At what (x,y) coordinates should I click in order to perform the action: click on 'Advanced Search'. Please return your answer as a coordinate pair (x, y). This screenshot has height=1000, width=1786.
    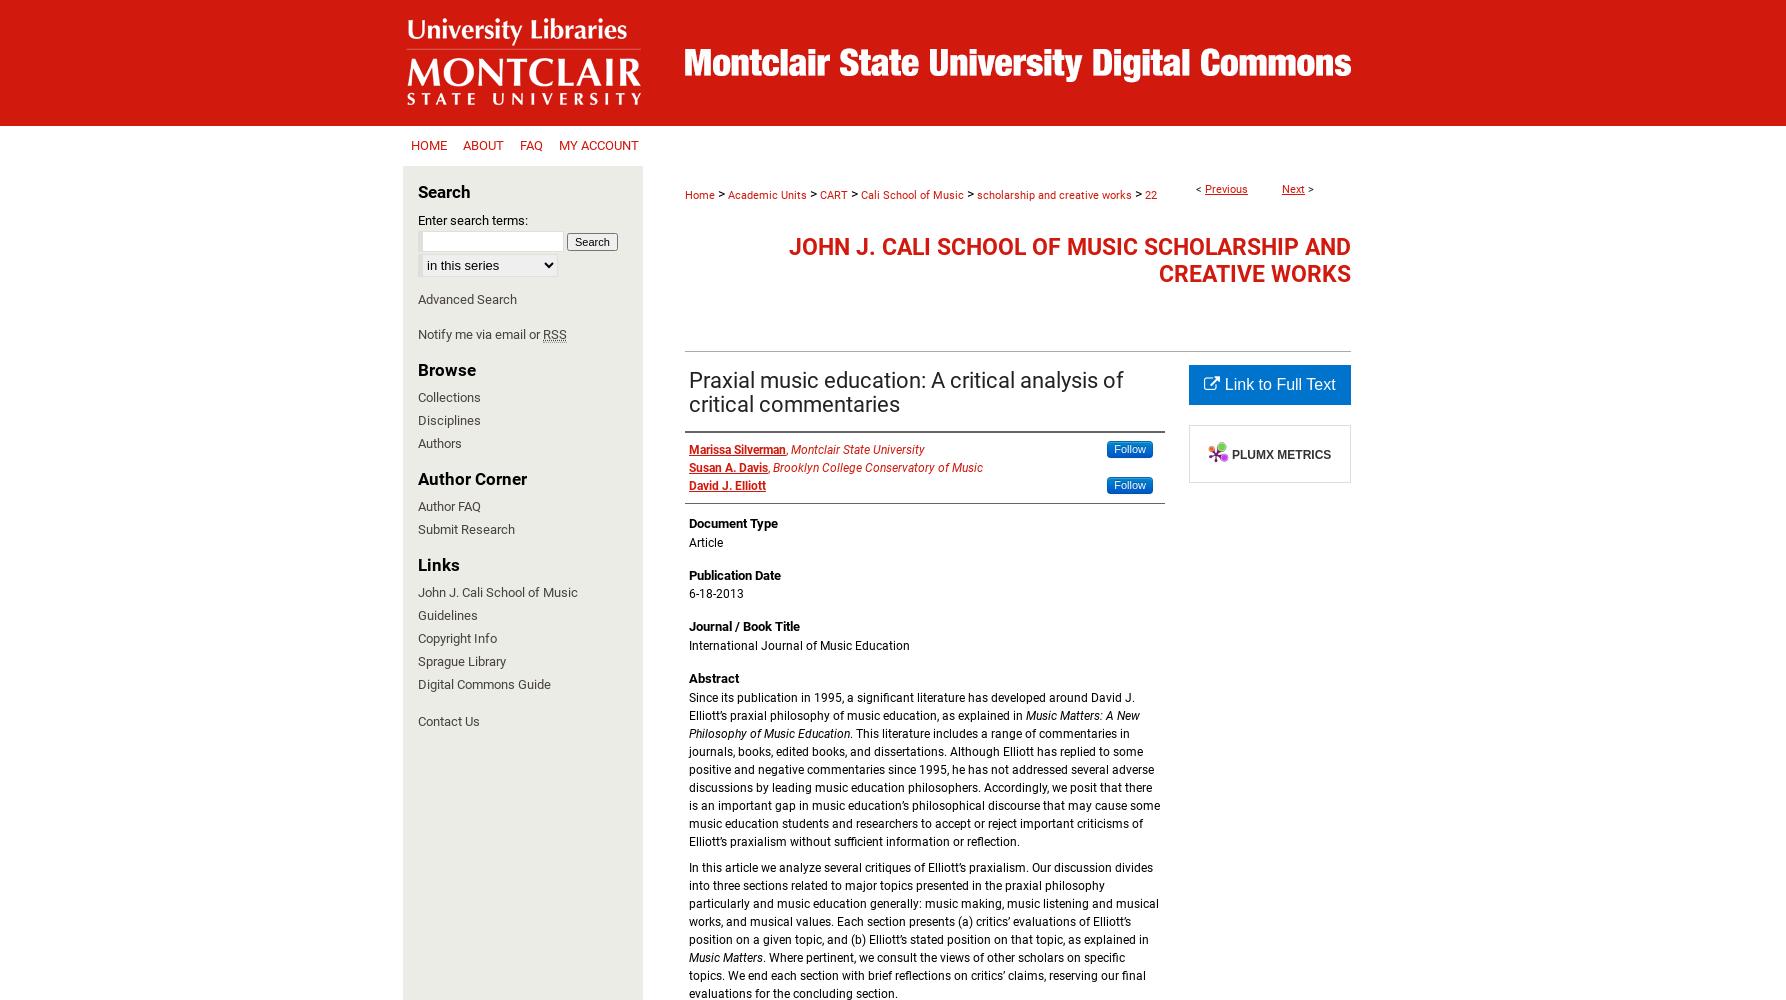
    Looking at the image, I should click on (466, 299).